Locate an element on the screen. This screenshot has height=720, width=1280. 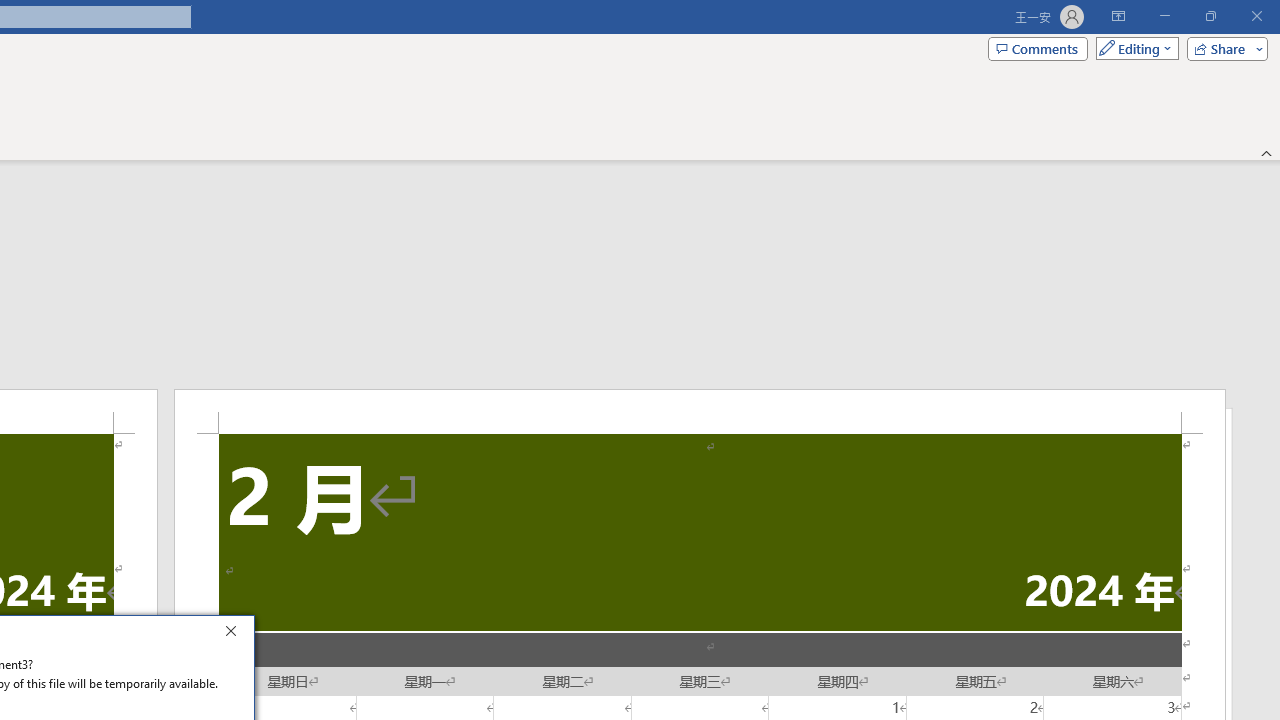
'Minimize' is located at coordinates (1164, 16).